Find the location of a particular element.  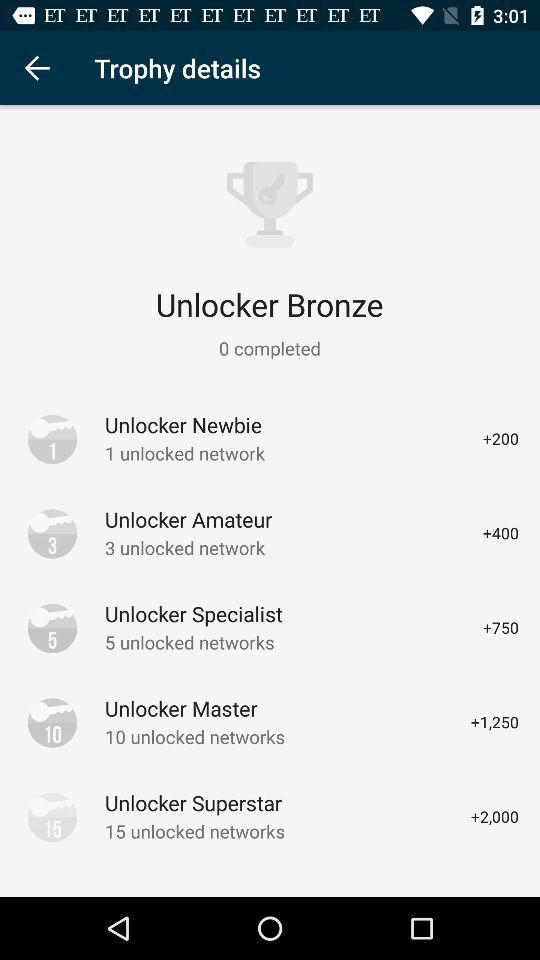

previous is located at coordinates (36, 68).